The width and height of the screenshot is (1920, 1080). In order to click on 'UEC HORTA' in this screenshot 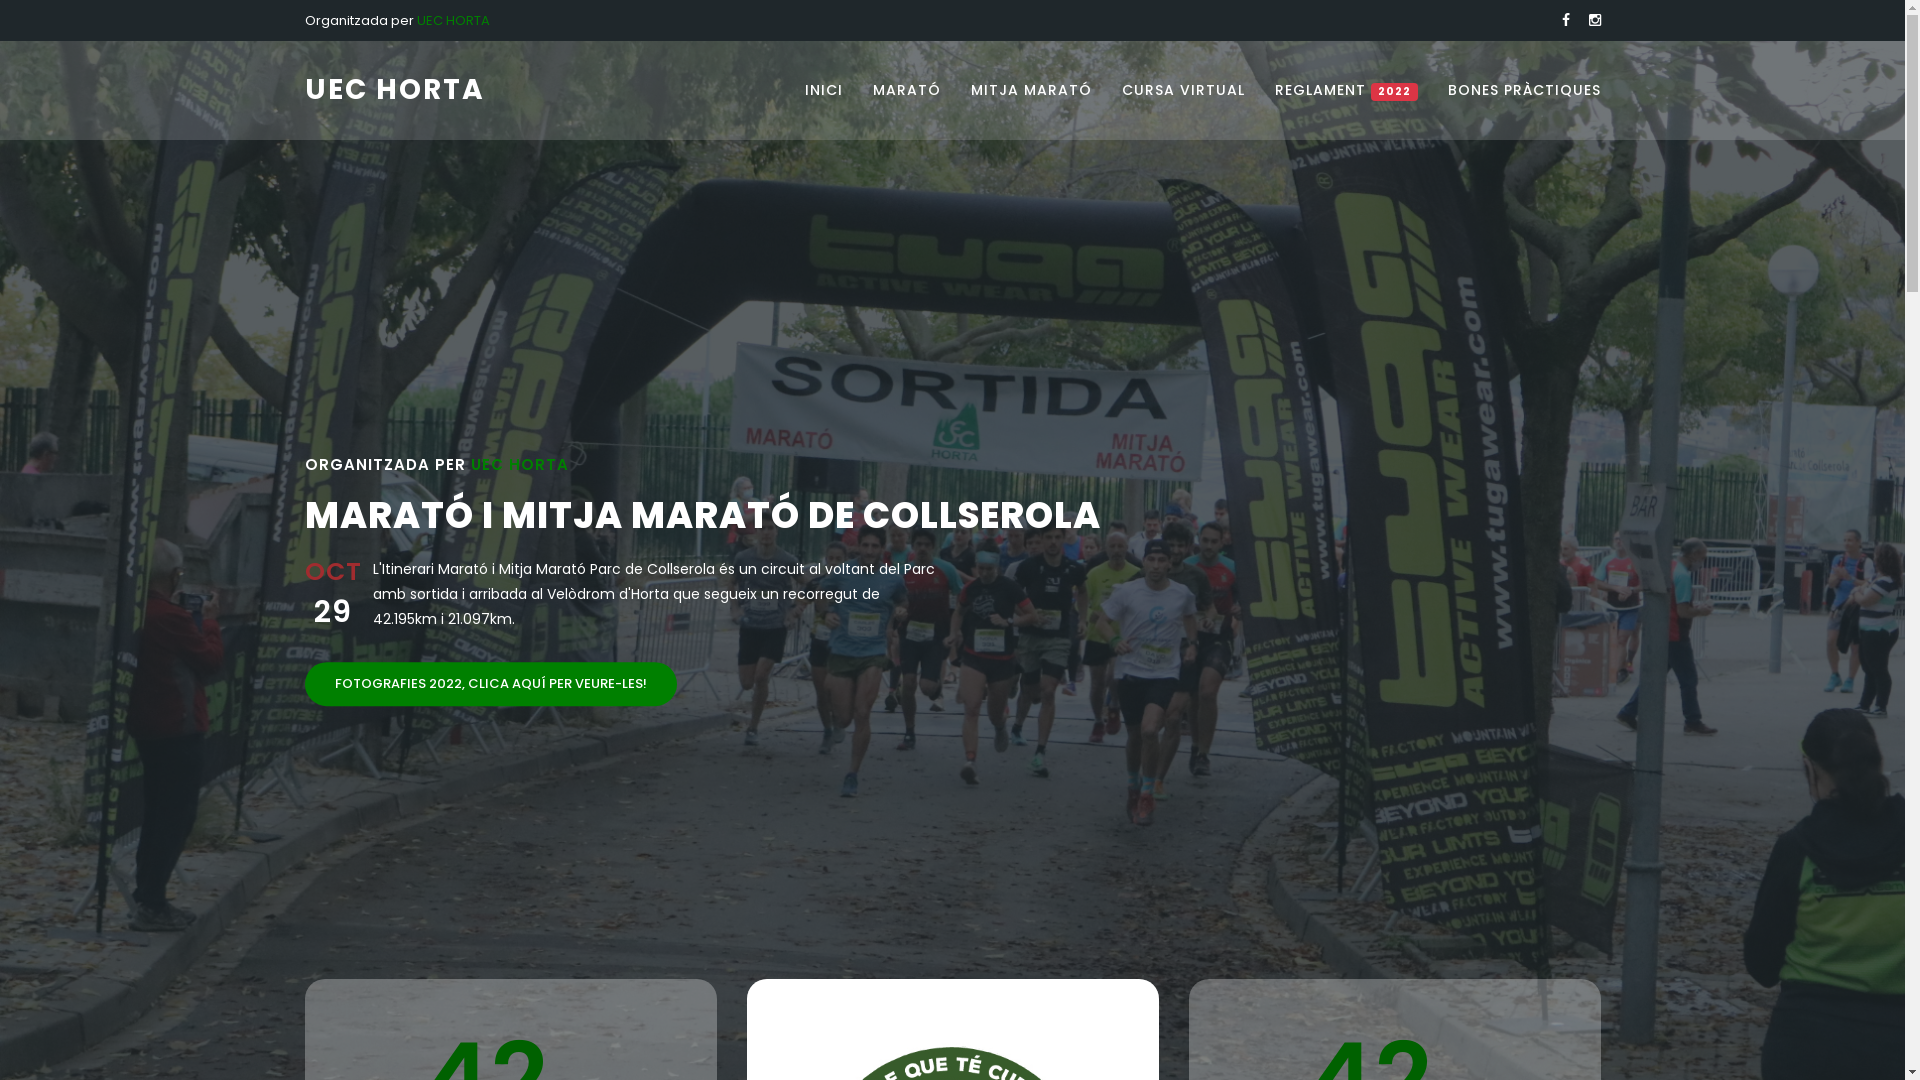, I will do `click(451, 20)`.